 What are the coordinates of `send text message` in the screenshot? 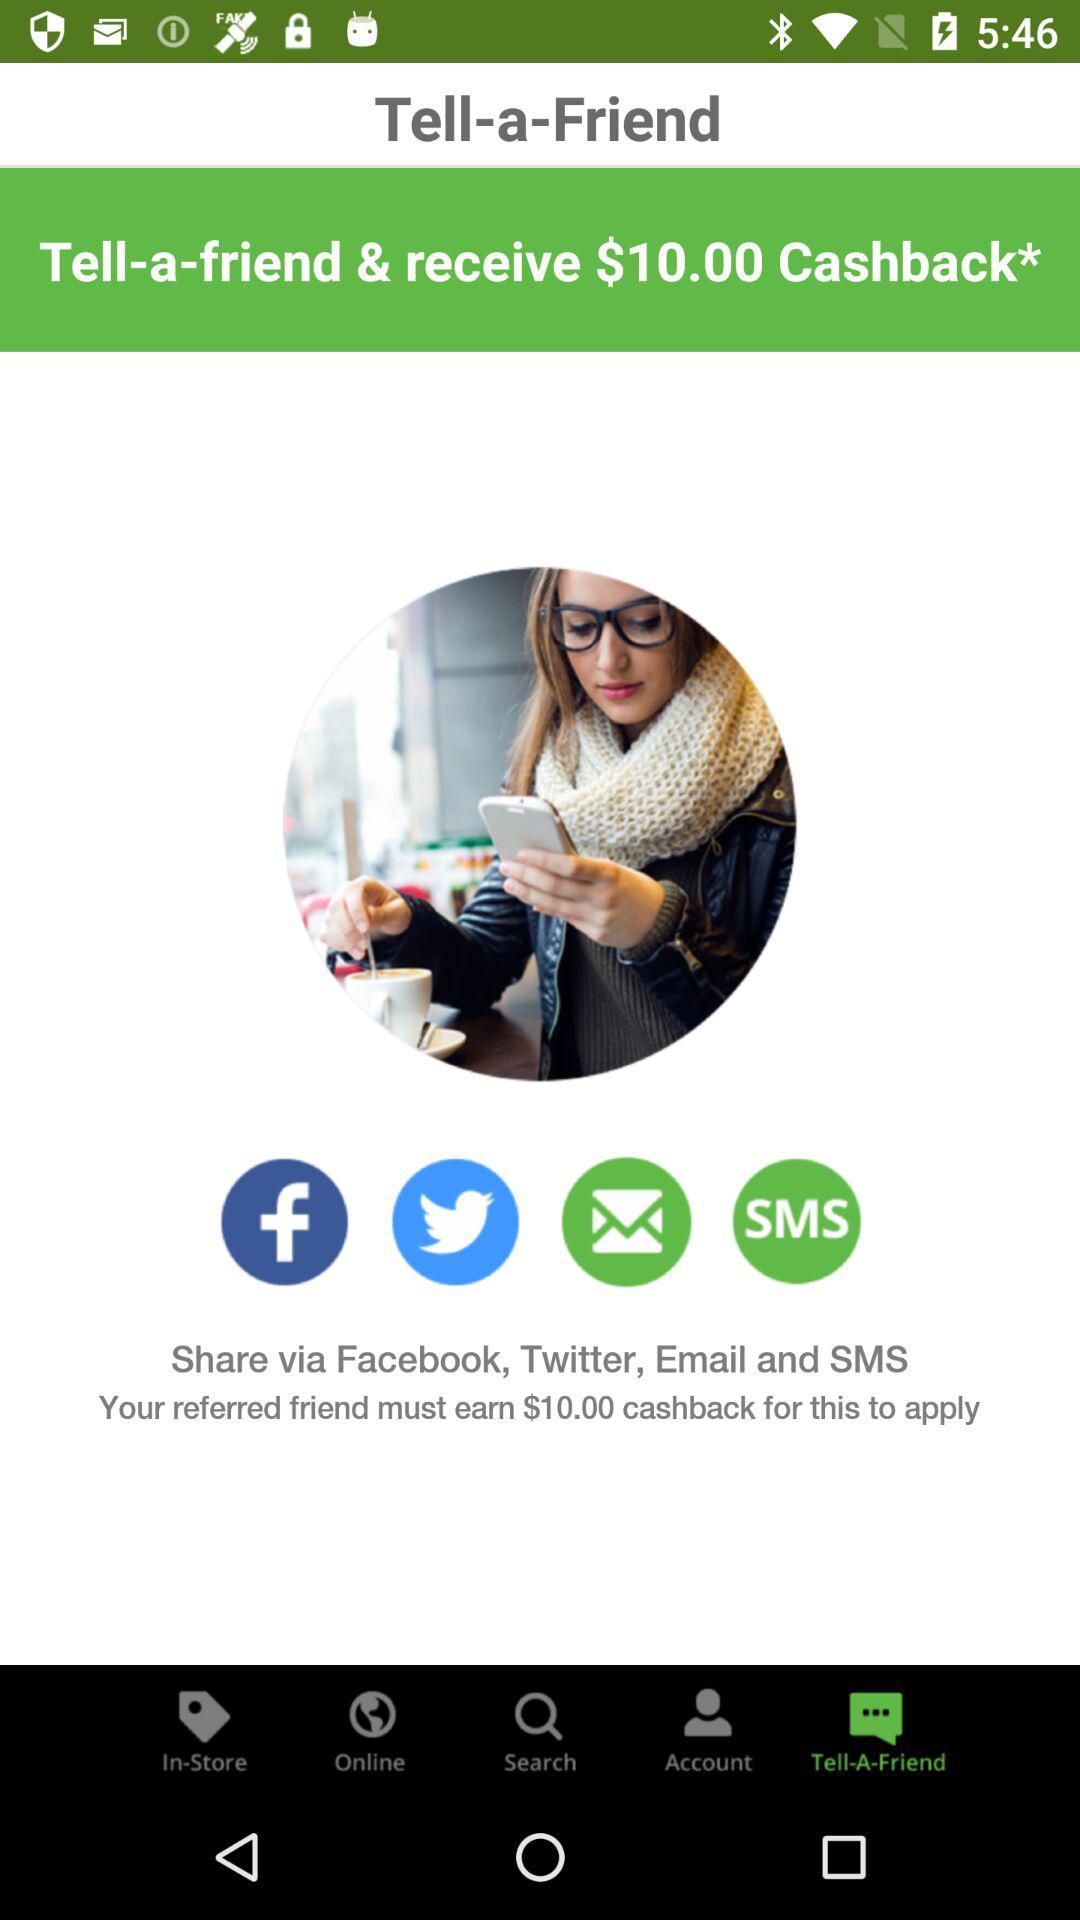 It's located at (796, 1221).